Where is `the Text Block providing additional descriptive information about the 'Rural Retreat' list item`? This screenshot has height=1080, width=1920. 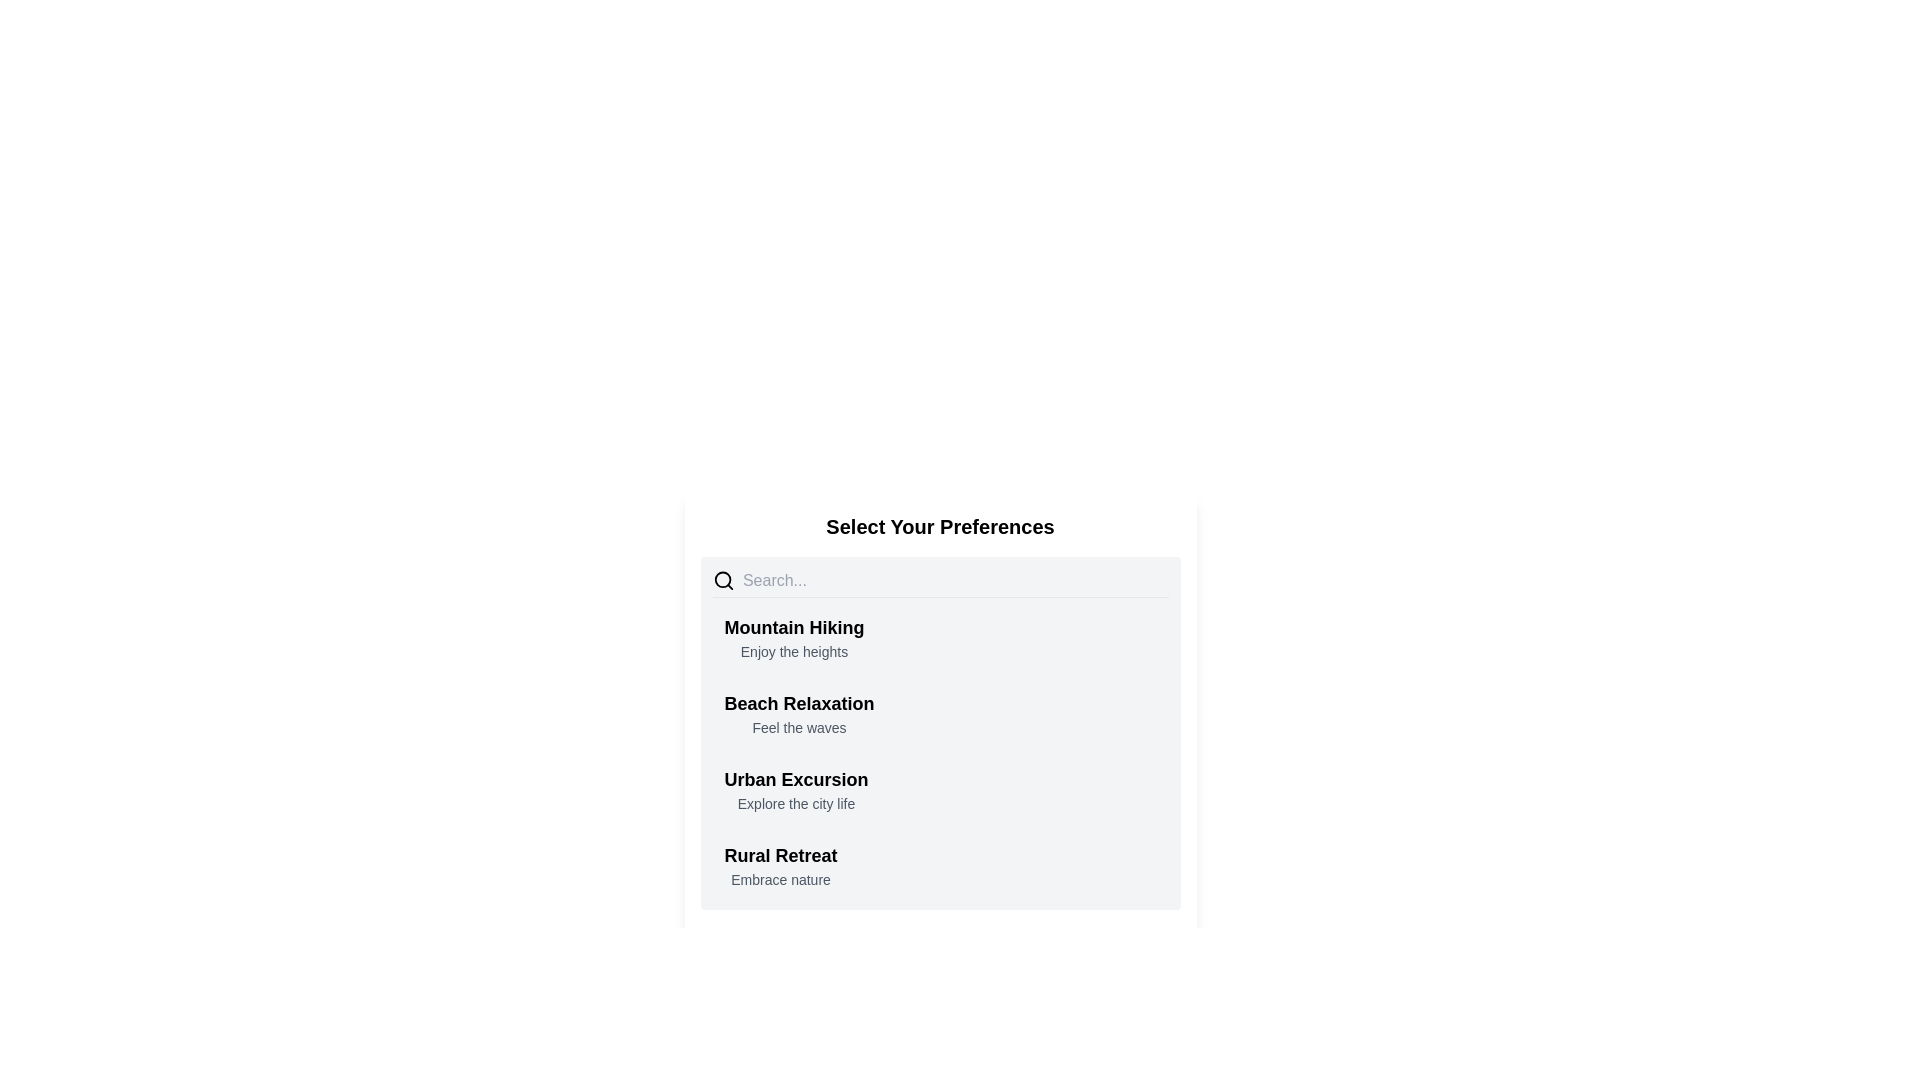
the Text Block providing additional descriptive information about the 'Rural Retreat' list item is located at coordinates (780, 878).